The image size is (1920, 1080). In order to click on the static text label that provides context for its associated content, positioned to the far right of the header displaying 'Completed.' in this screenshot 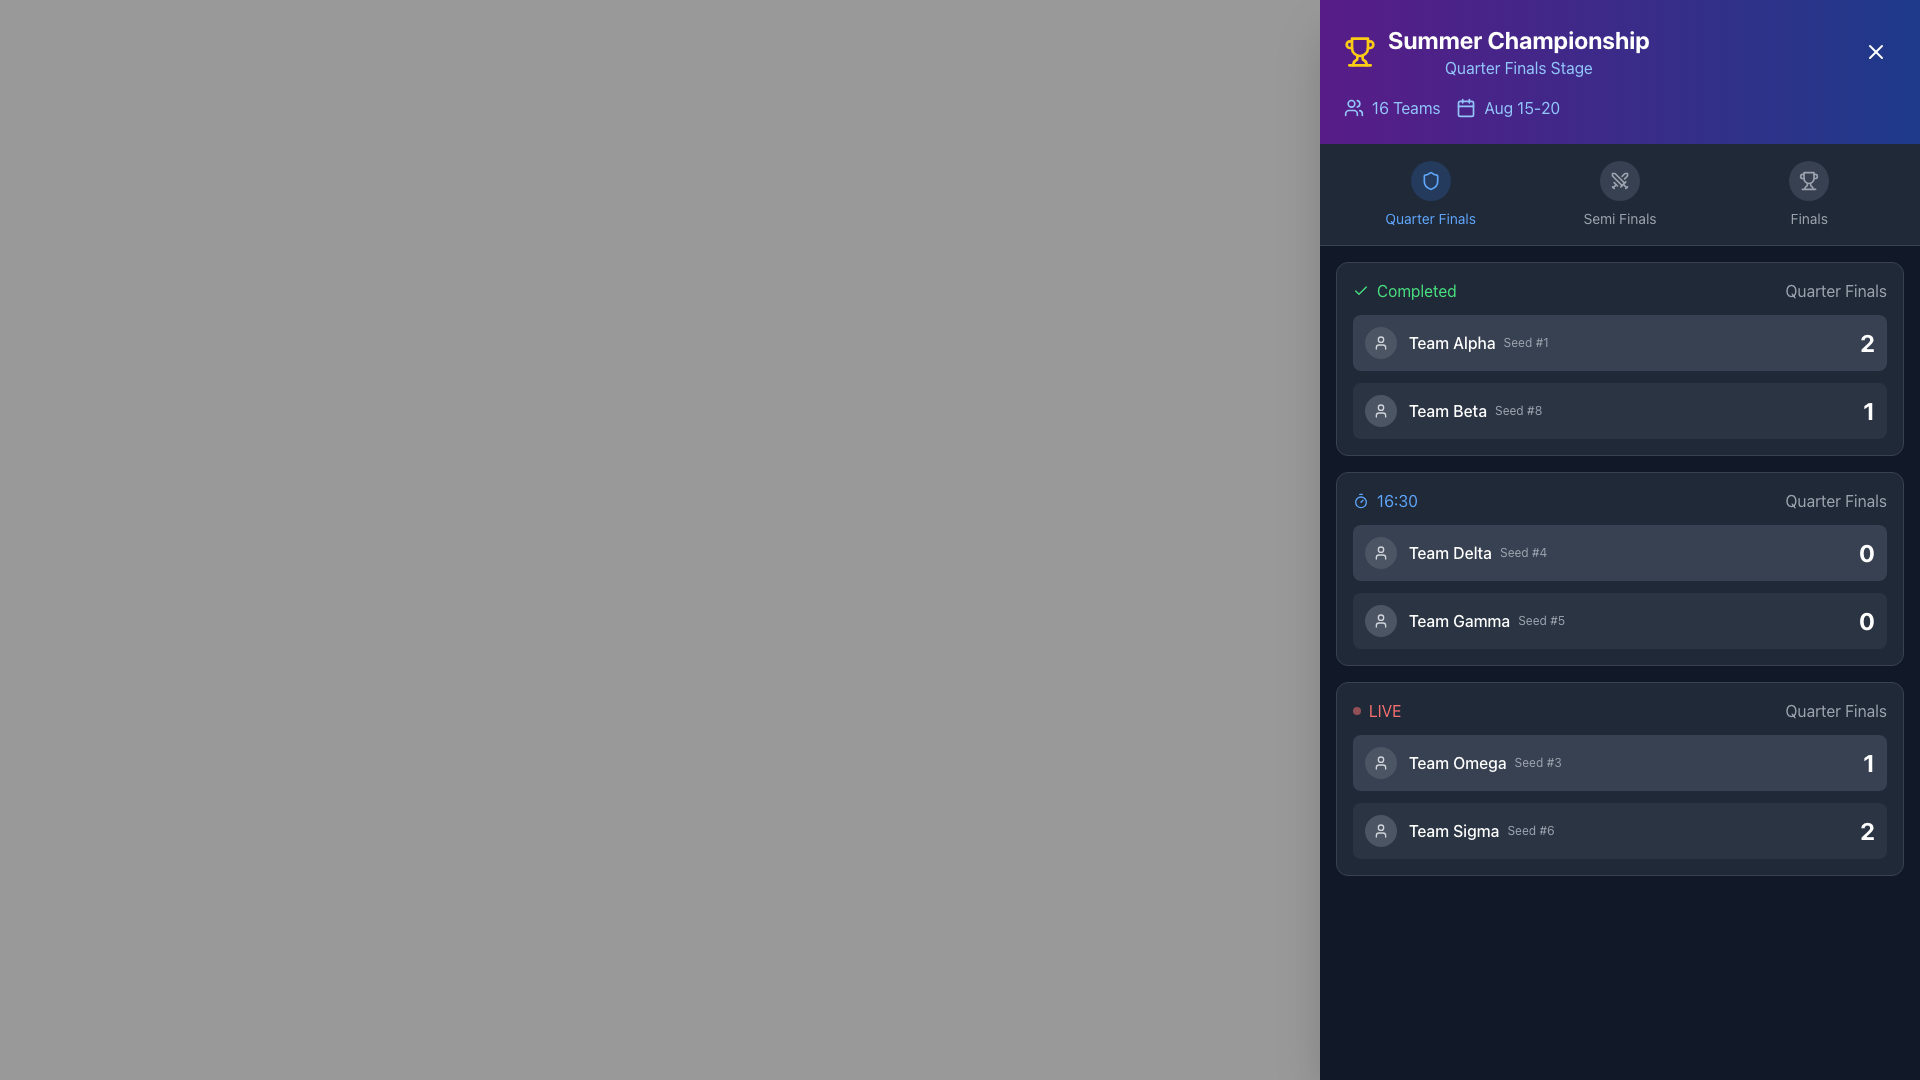, I will do `click(1836, 290)`.